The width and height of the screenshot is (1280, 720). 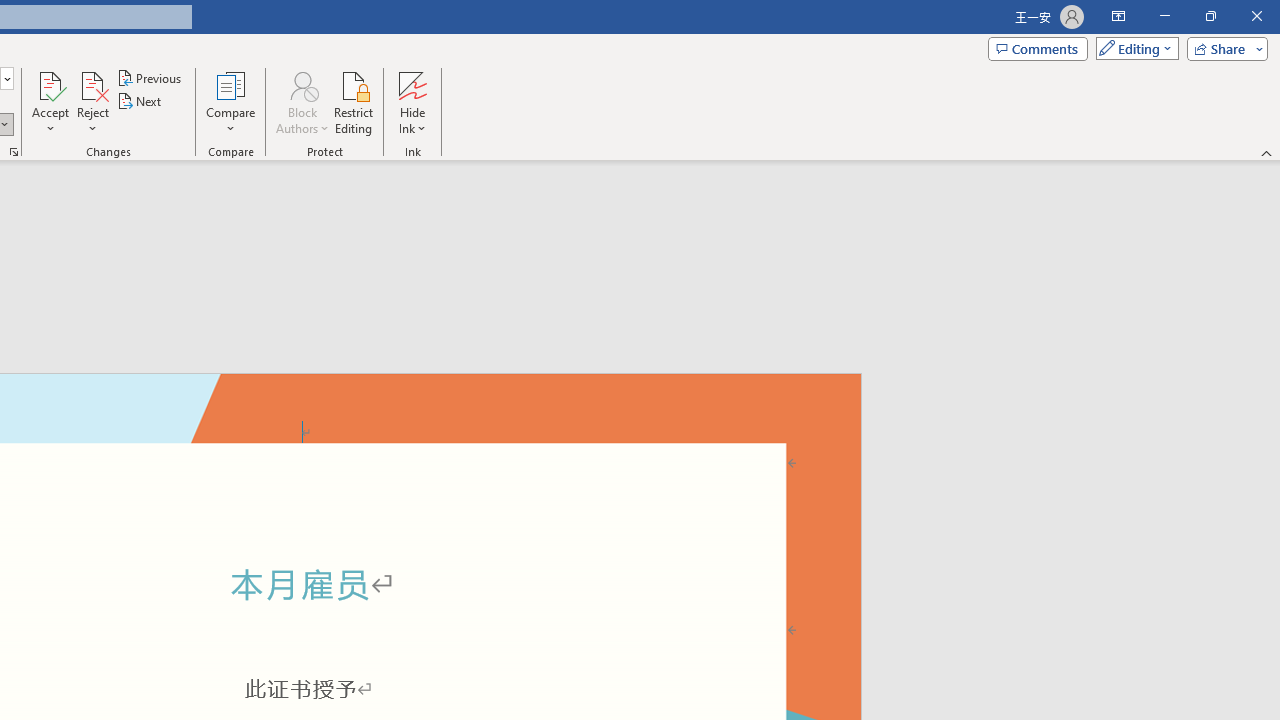 What do you see at coordinates (301, 103) in the screenshot?
I see `'Block Authors'` at bounding box center [301, 103].